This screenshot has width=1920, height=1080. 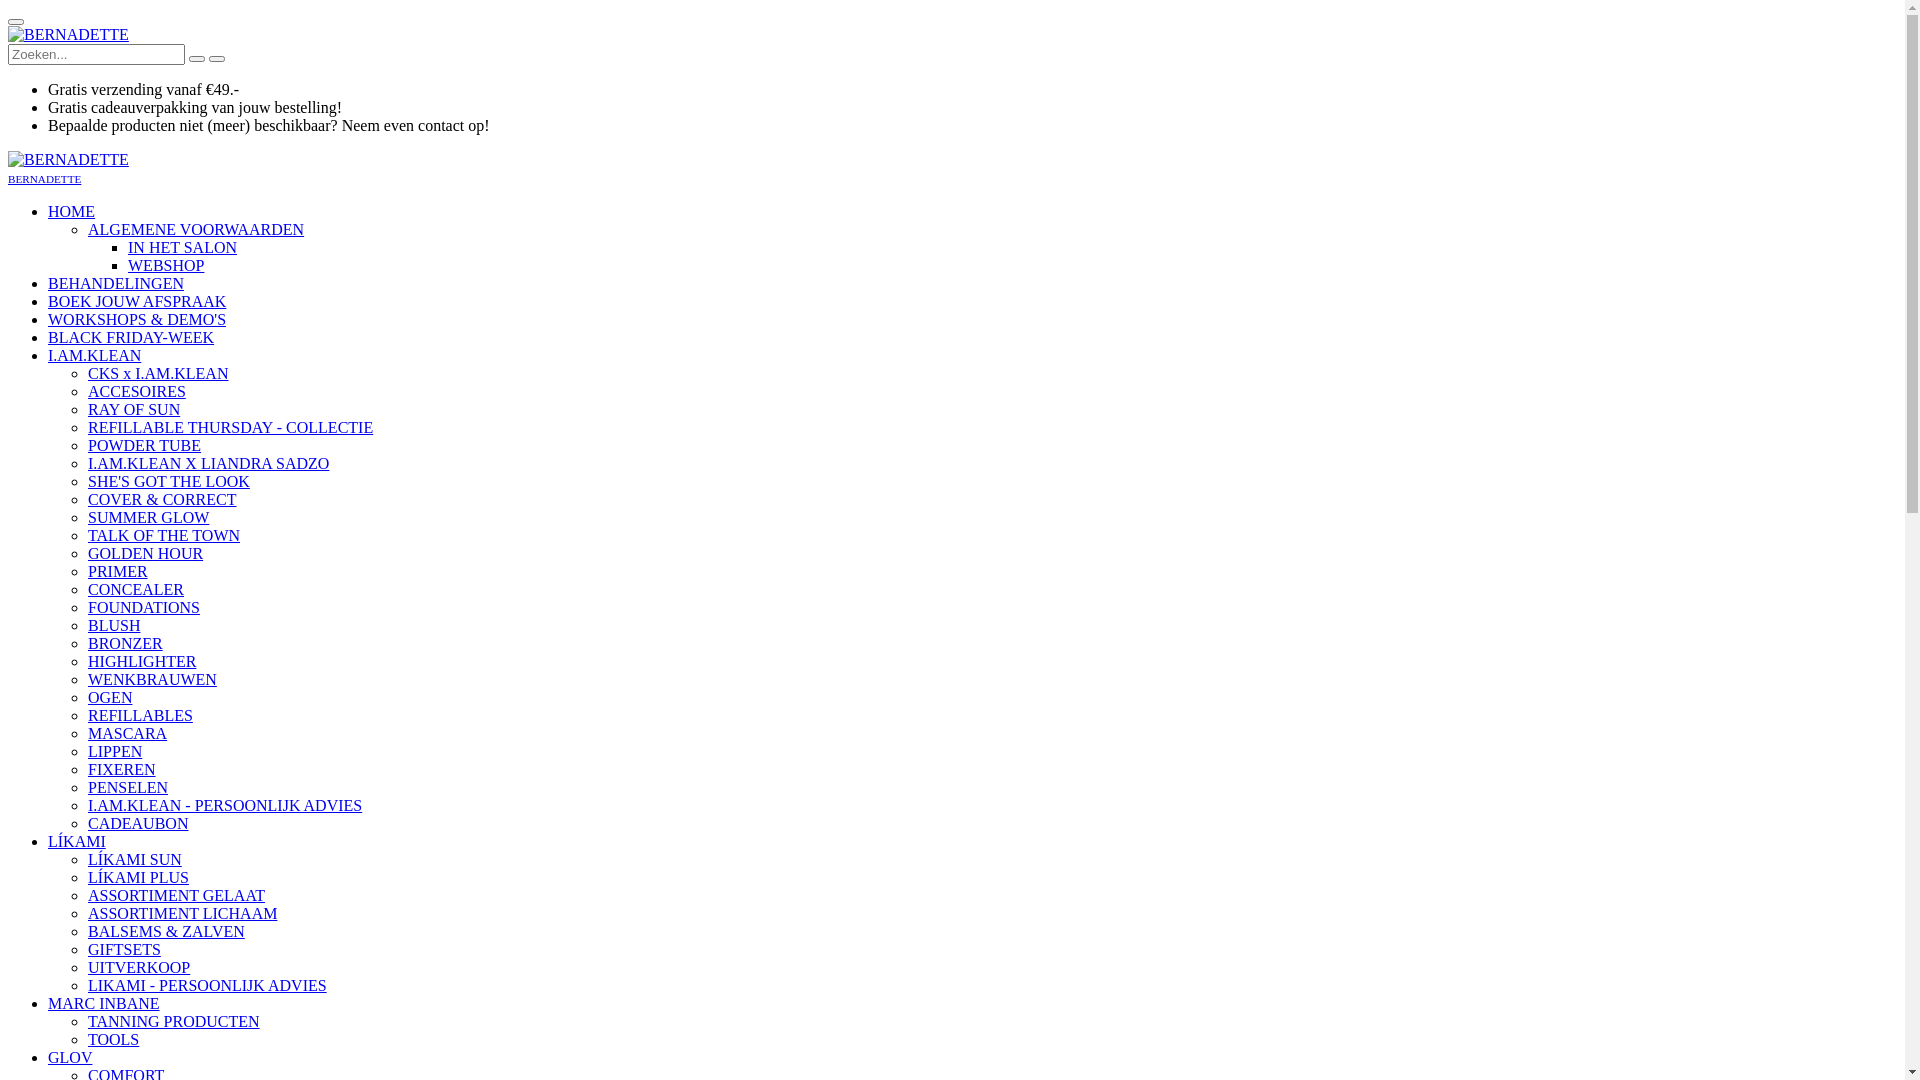 I want to click on 'CADEAUBON', so click(x=137, y=823).